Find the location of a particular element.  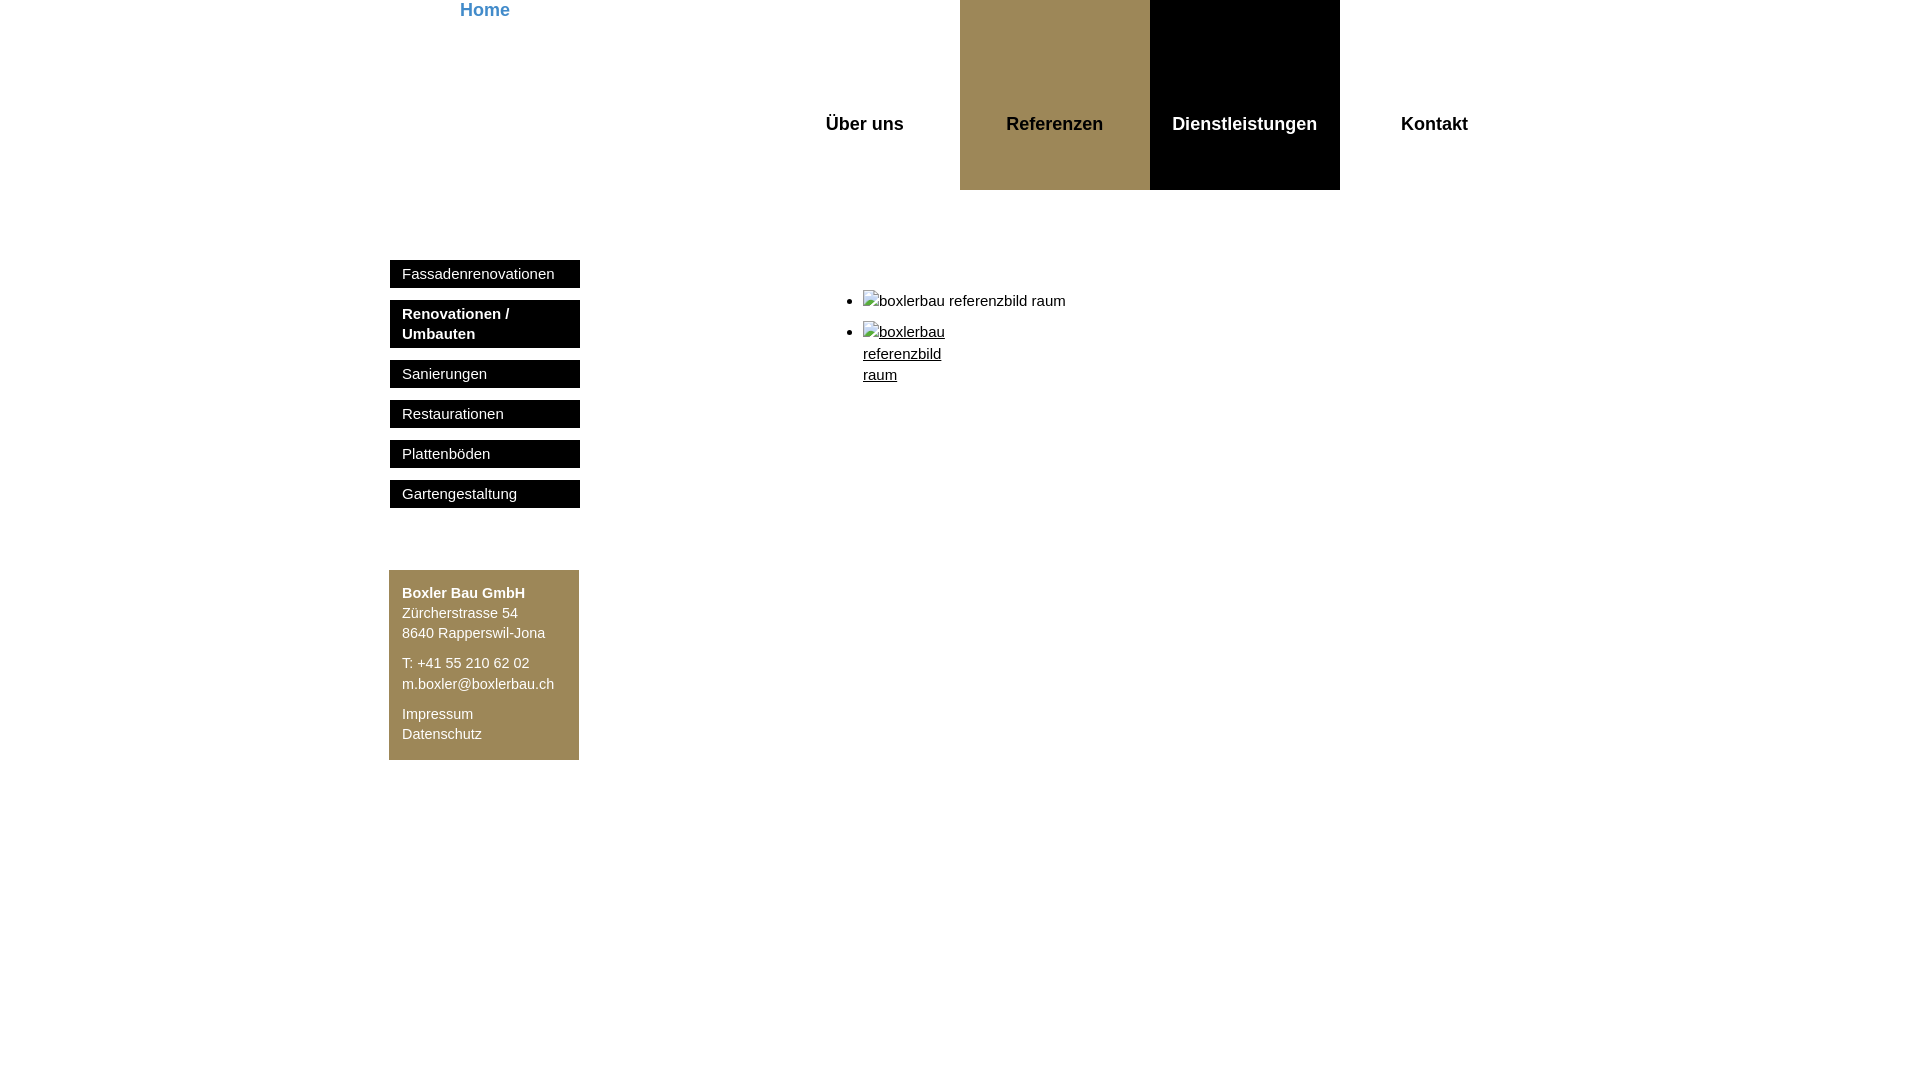

'Restaurationen' is located at coordinates (484, 412).